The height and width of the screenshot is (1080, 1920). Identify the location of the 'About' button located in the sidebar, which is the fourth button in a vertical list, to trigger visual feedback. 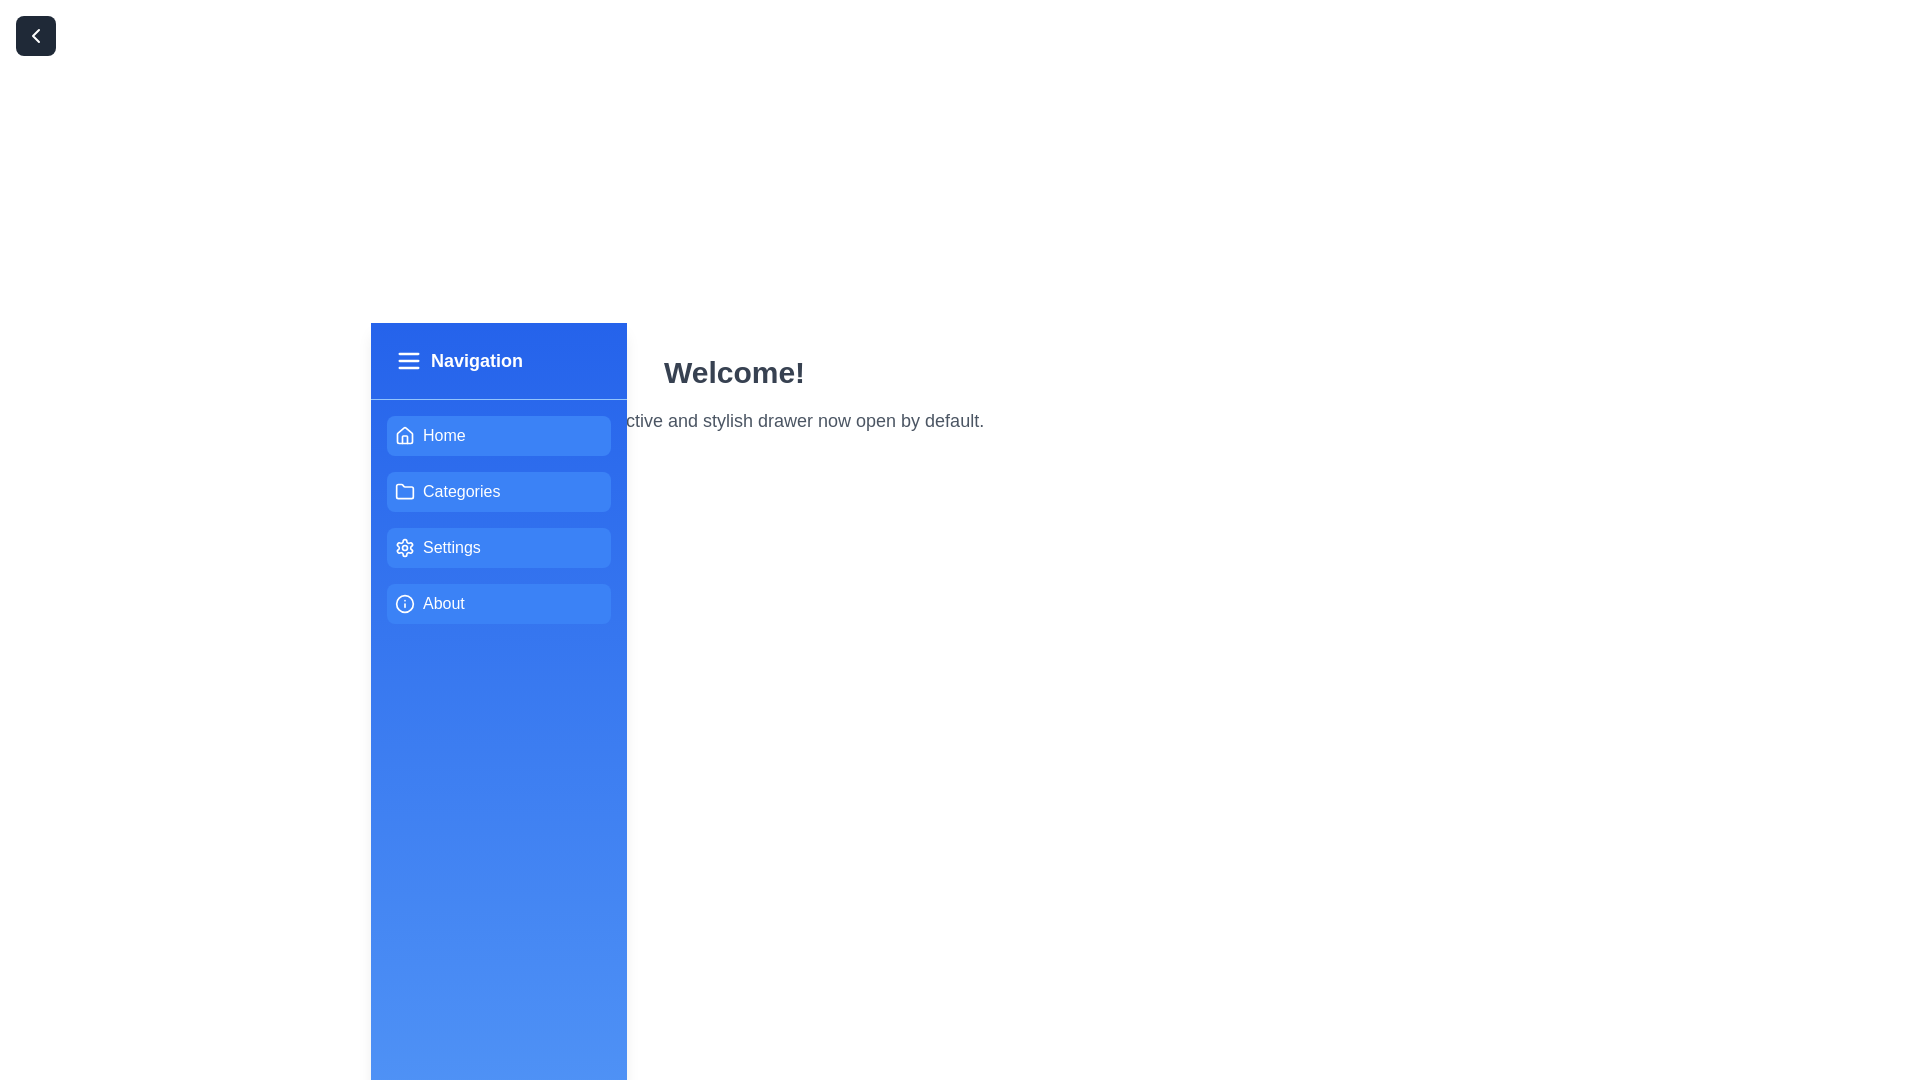
(499, 603).